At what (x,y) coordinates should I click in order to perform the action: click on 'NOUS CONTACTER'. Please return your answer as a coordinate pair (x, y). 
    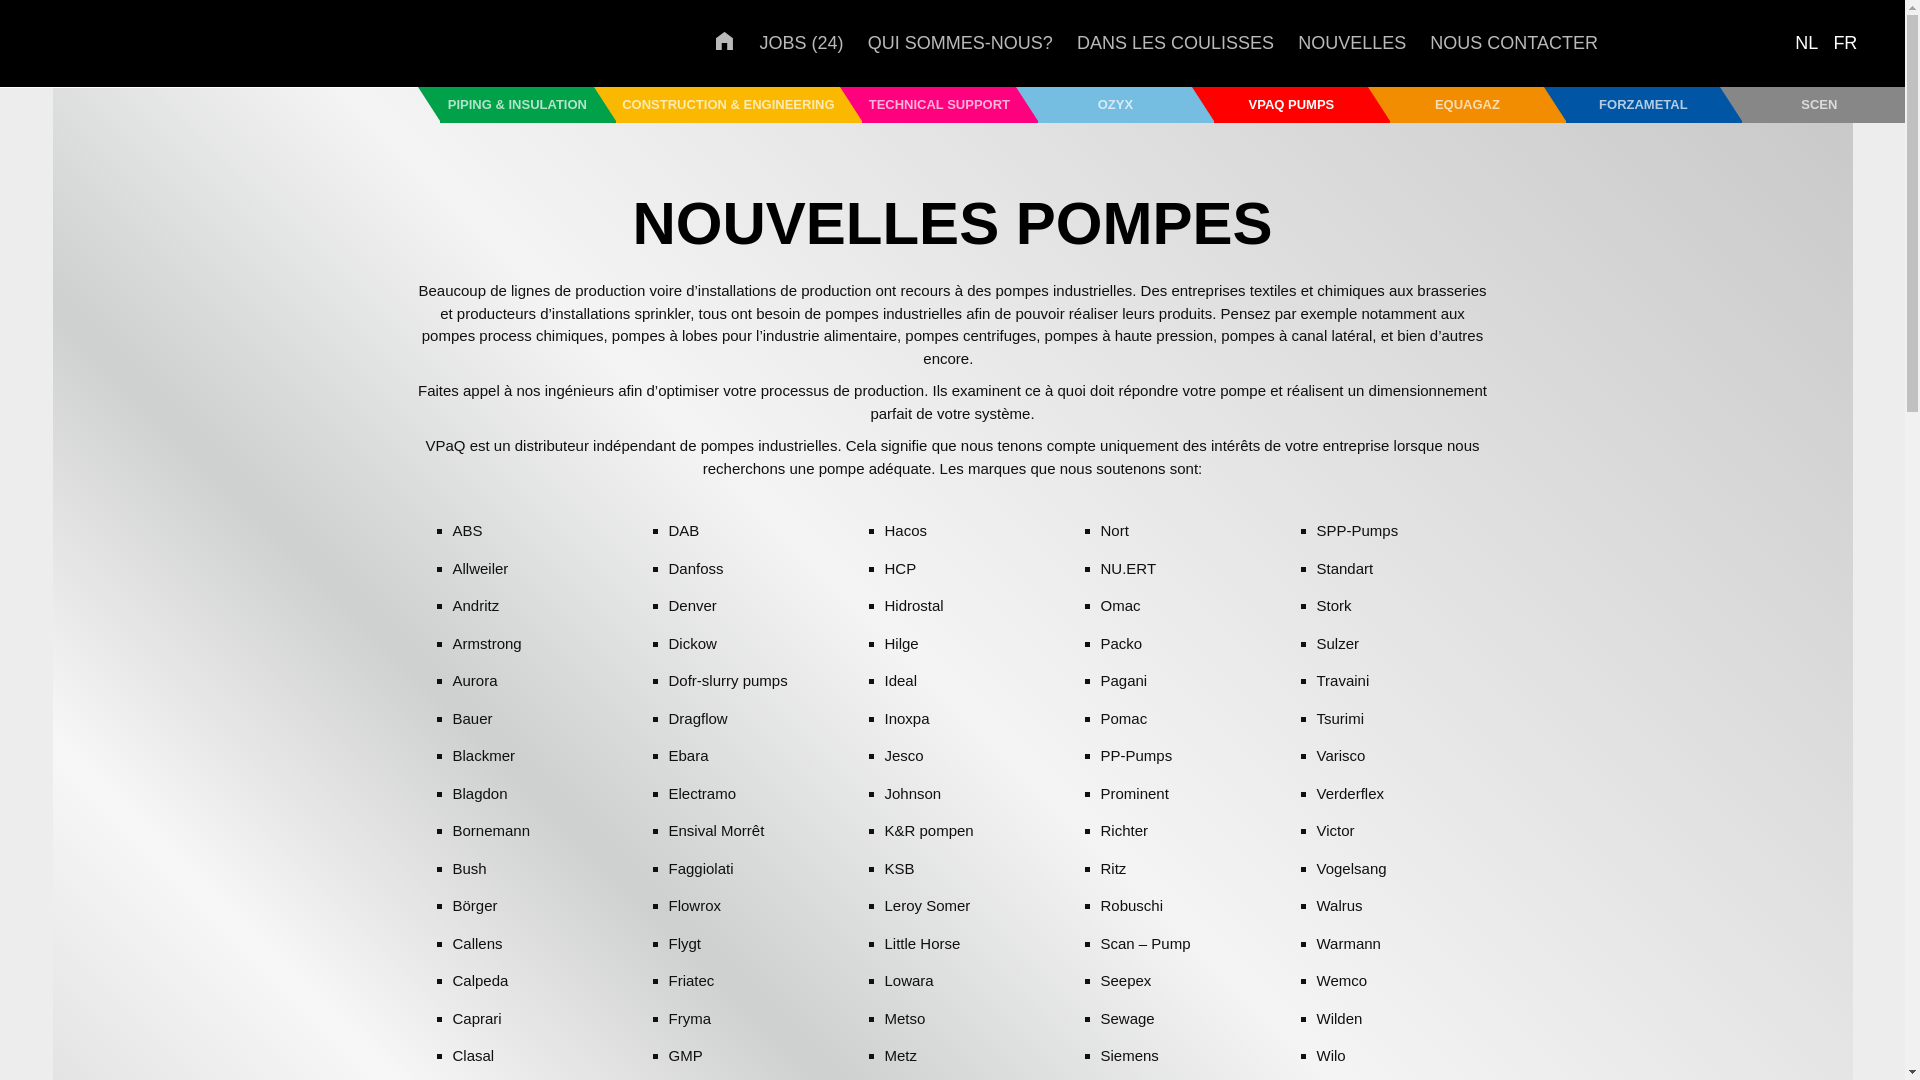
    Looking at the image, I should click on (1429, 42).